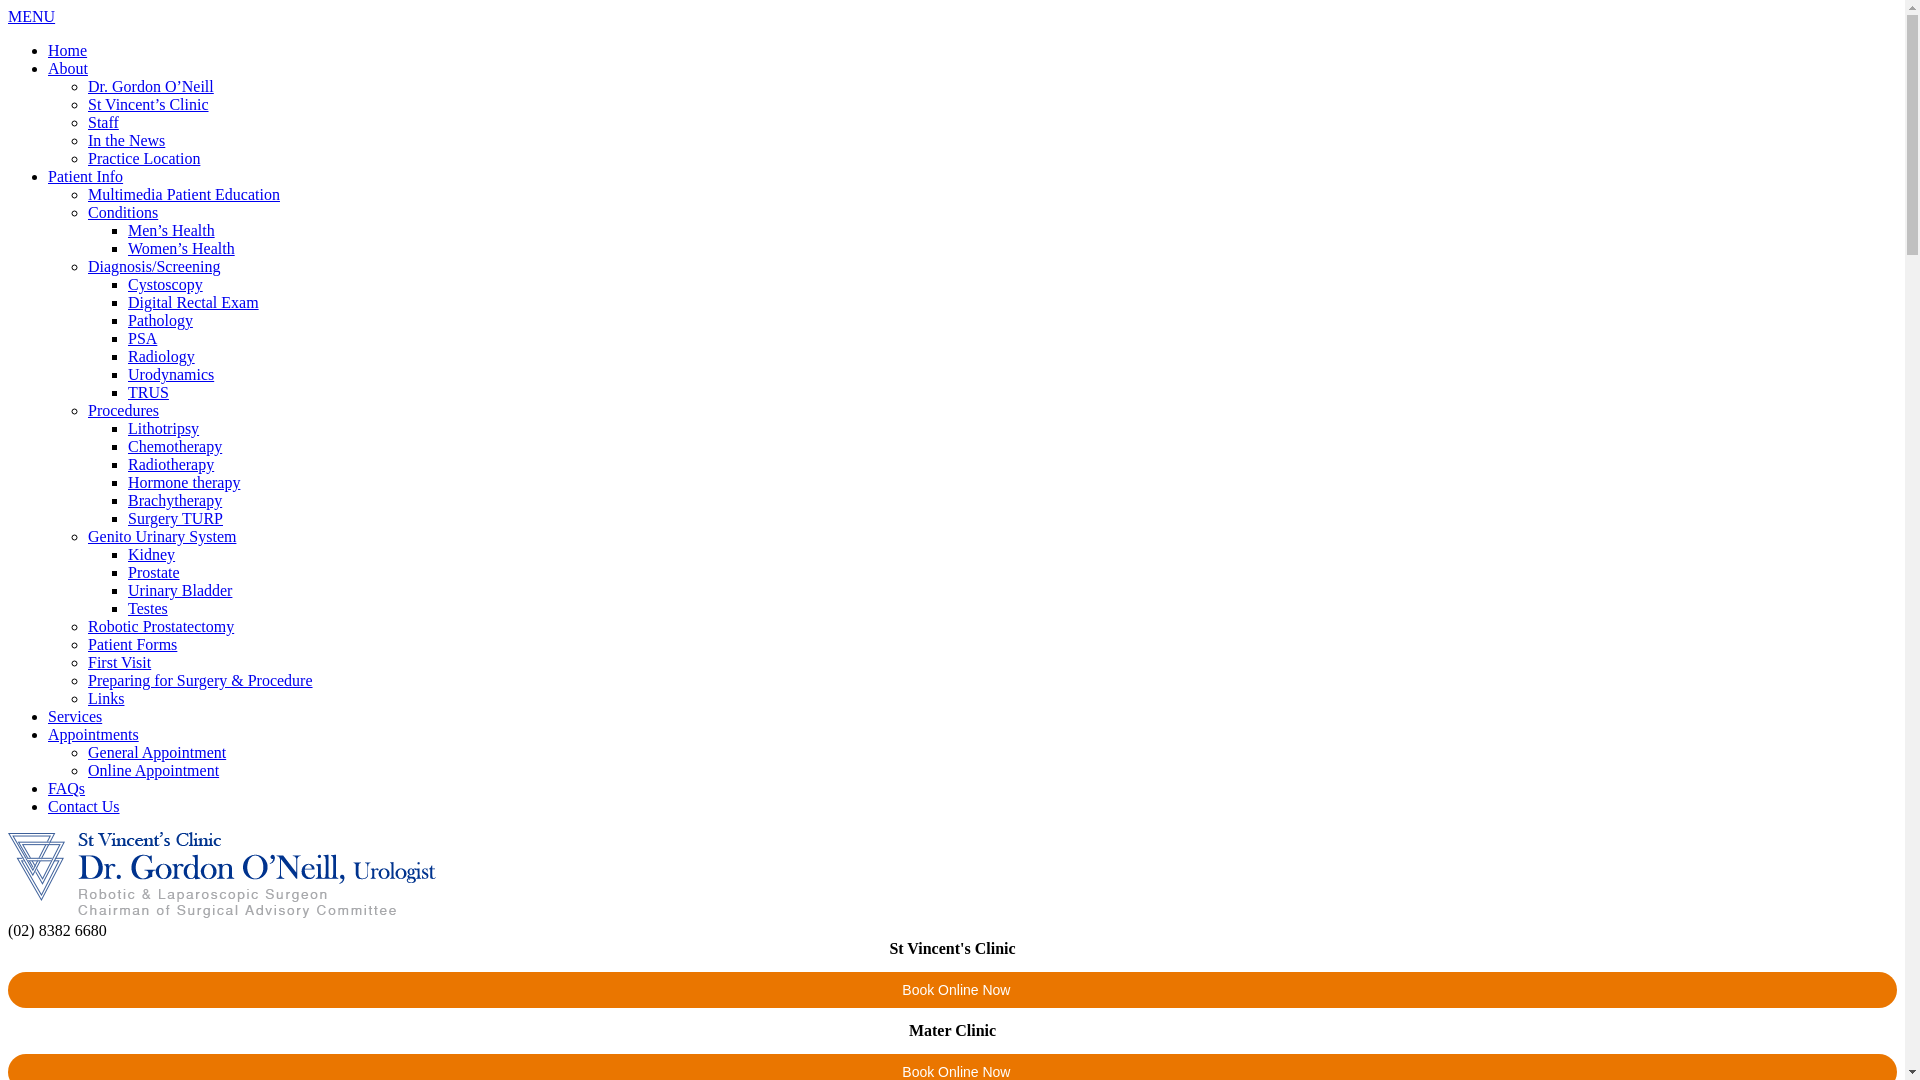 This screenshot has width=1920, height=1080. What do you see at coordinates (122, 409) in the screenshot?
I see `'Procedures'` at bounding box center [122, 409].